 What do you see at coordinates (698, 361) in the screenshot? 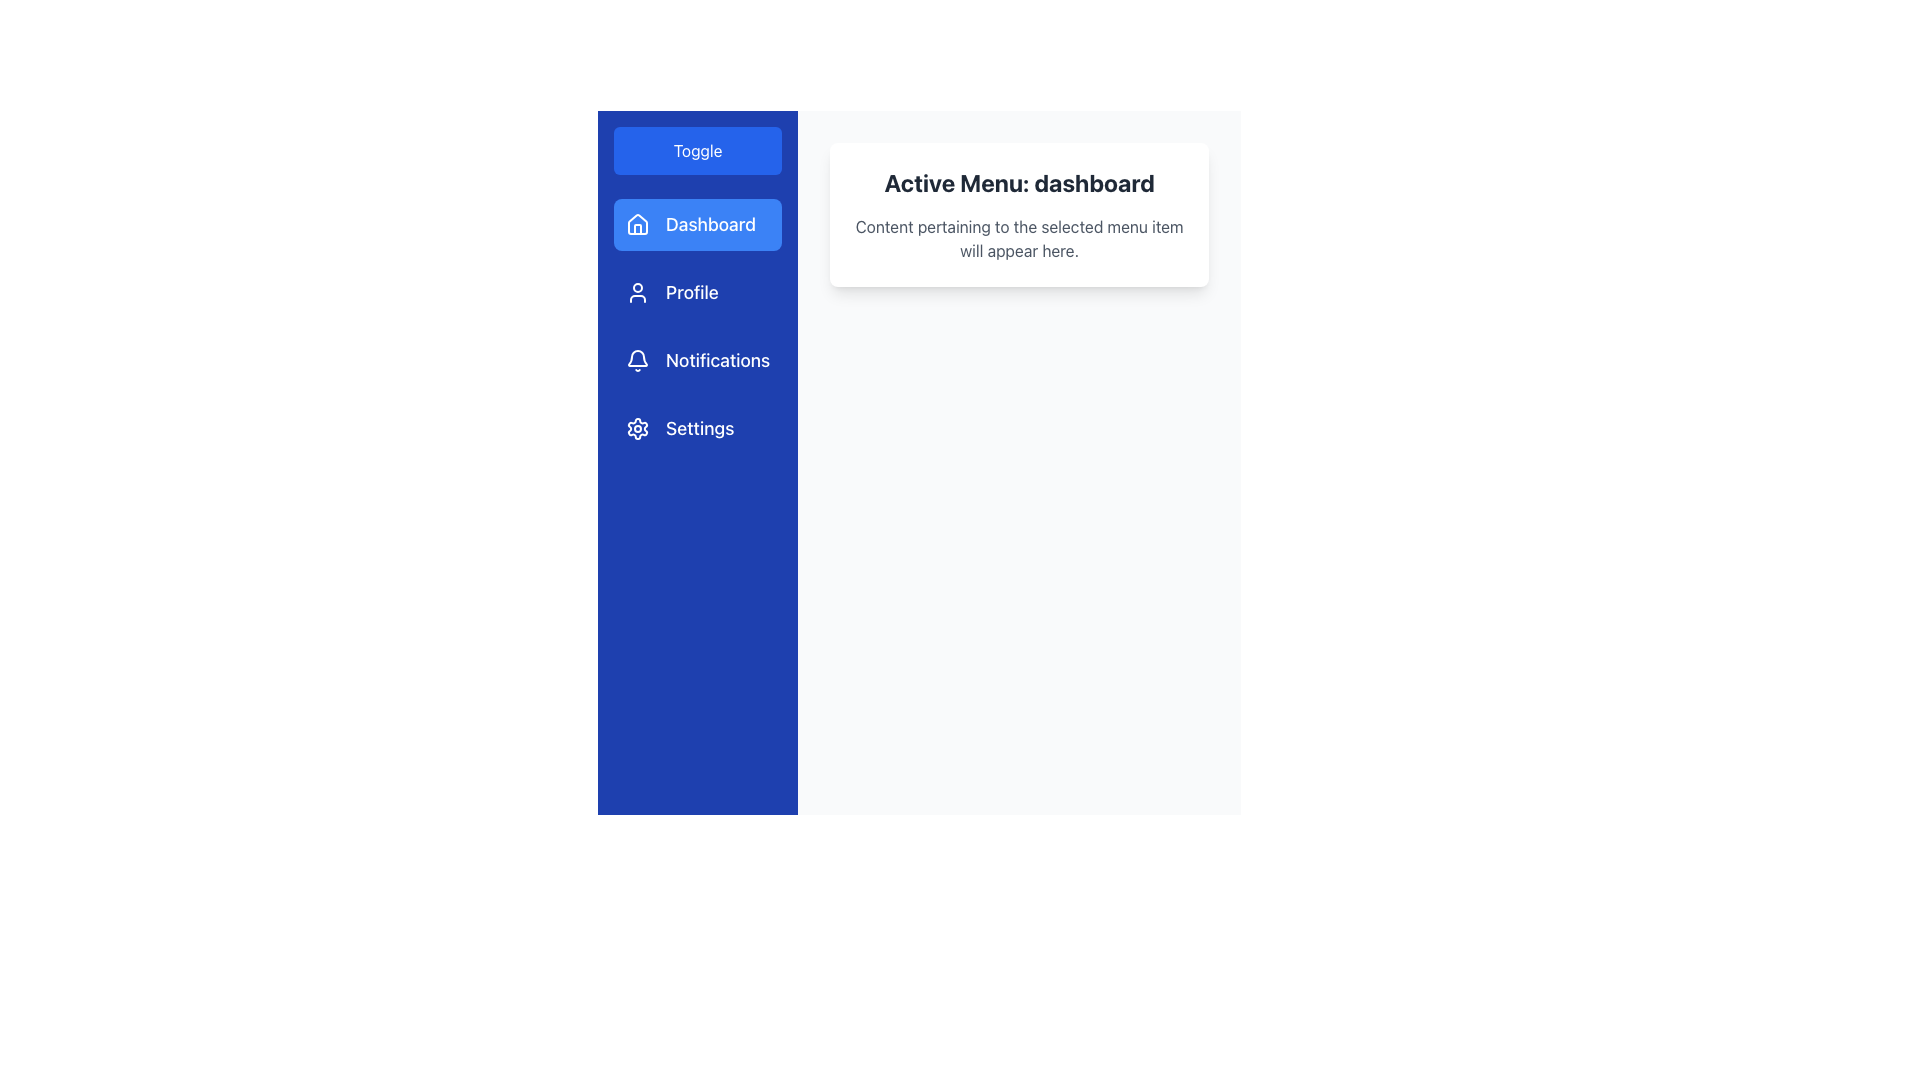
I see `the 'Notifications' button with a blue background, located in the vertical navigation menu` at bounding box center [698, 361].